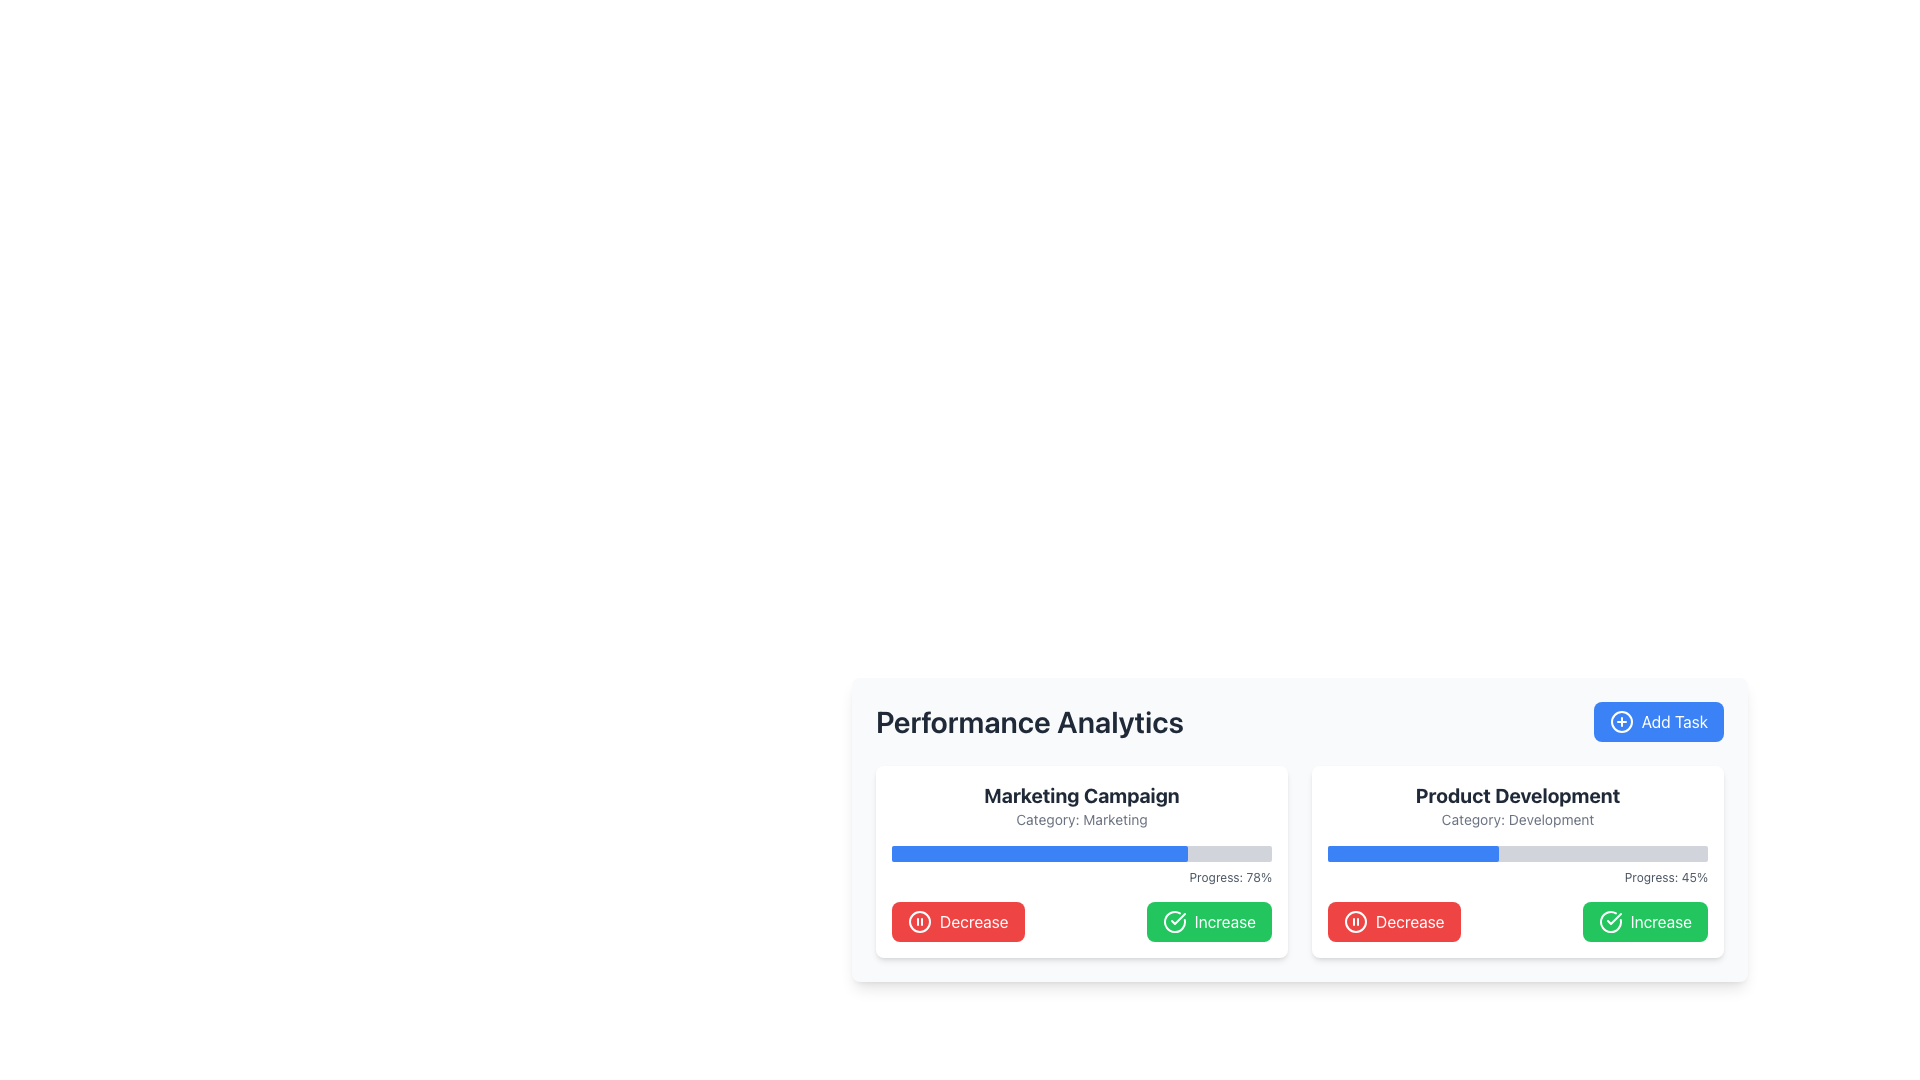 This screenshot has width=1920, height=1080. What do you see at coordinates (957, 921) in the screenshot?
I see `the prominent rectangular button with a red background and white text labeled 'Decrease' to trigger the color change effect` at bounding box center [957, 921].